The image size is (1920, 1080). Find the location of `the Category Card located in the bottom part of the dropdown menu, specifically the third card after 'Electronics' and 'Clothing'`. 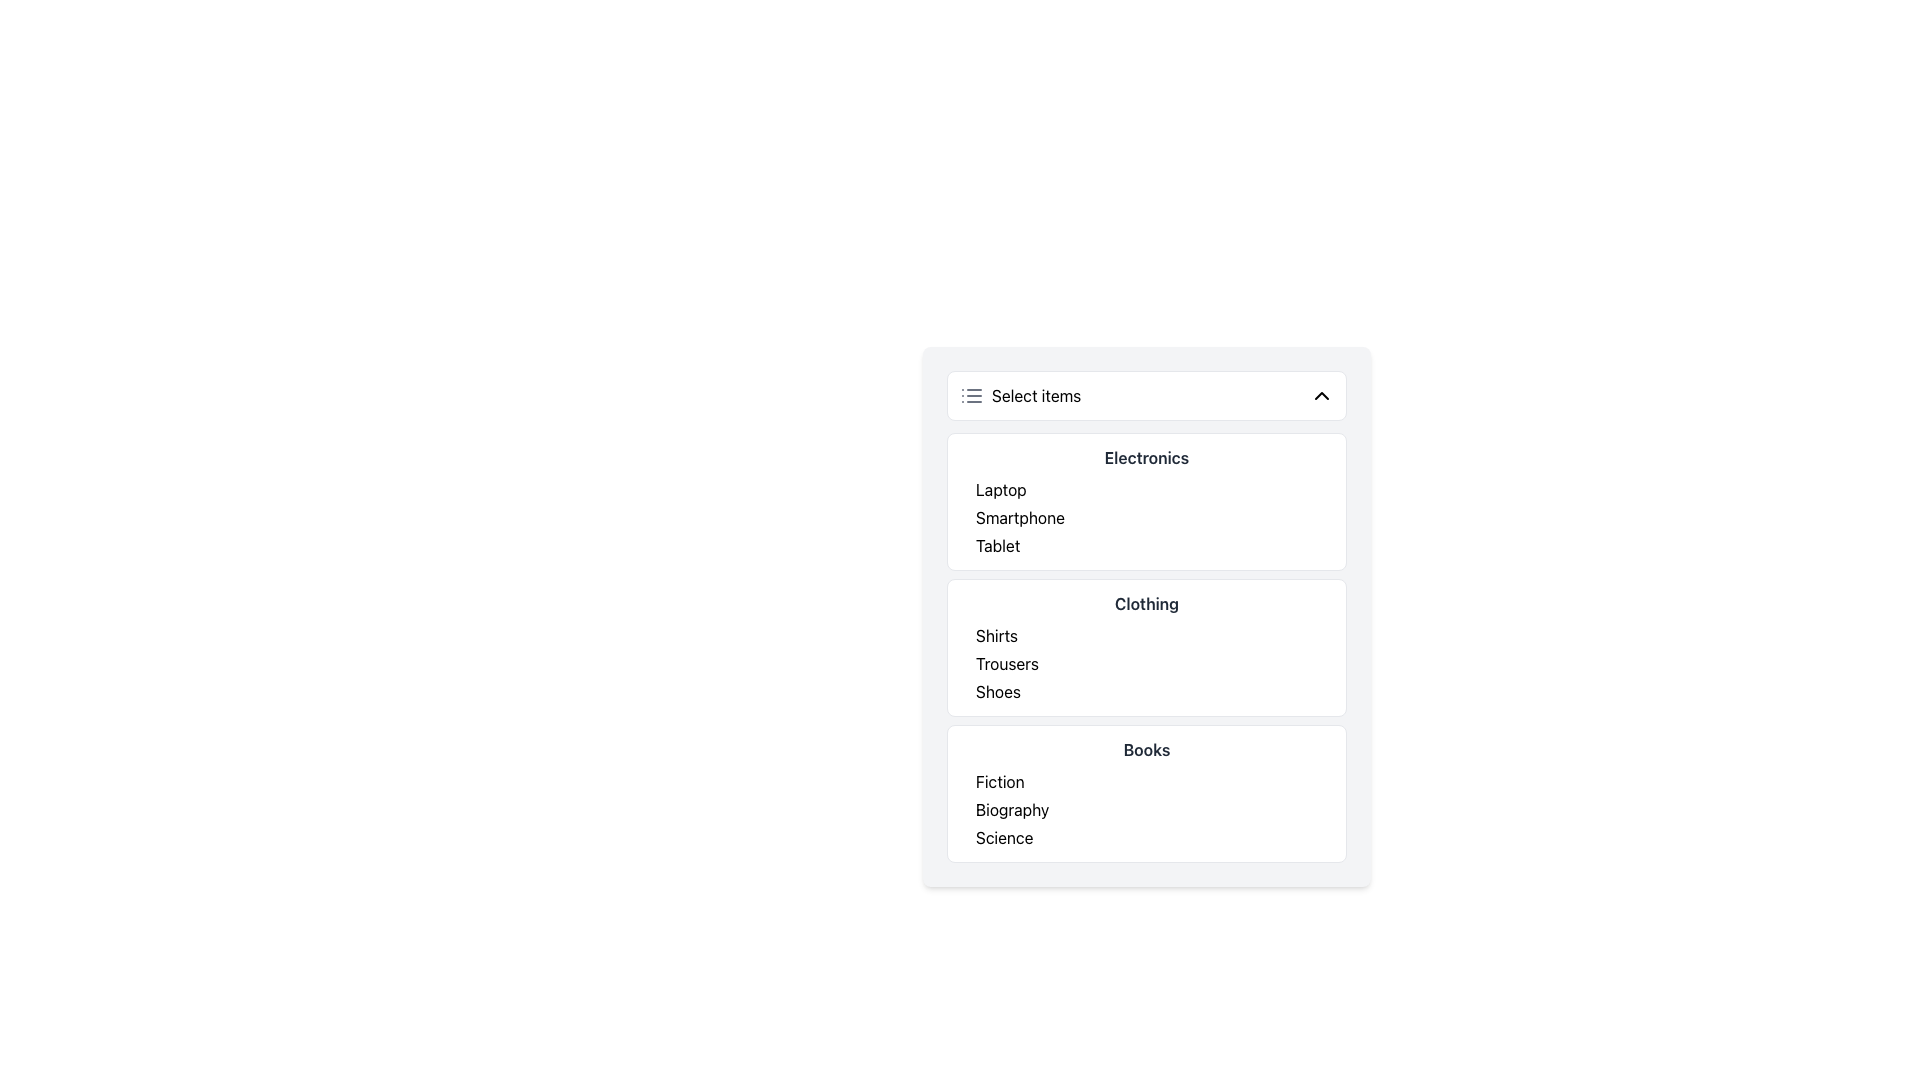

the Category Card located in the bottom part of the dropdown menu, specifically the third card after 'Electronics' and 'Clothing' is located at coordinates (1147, 793).